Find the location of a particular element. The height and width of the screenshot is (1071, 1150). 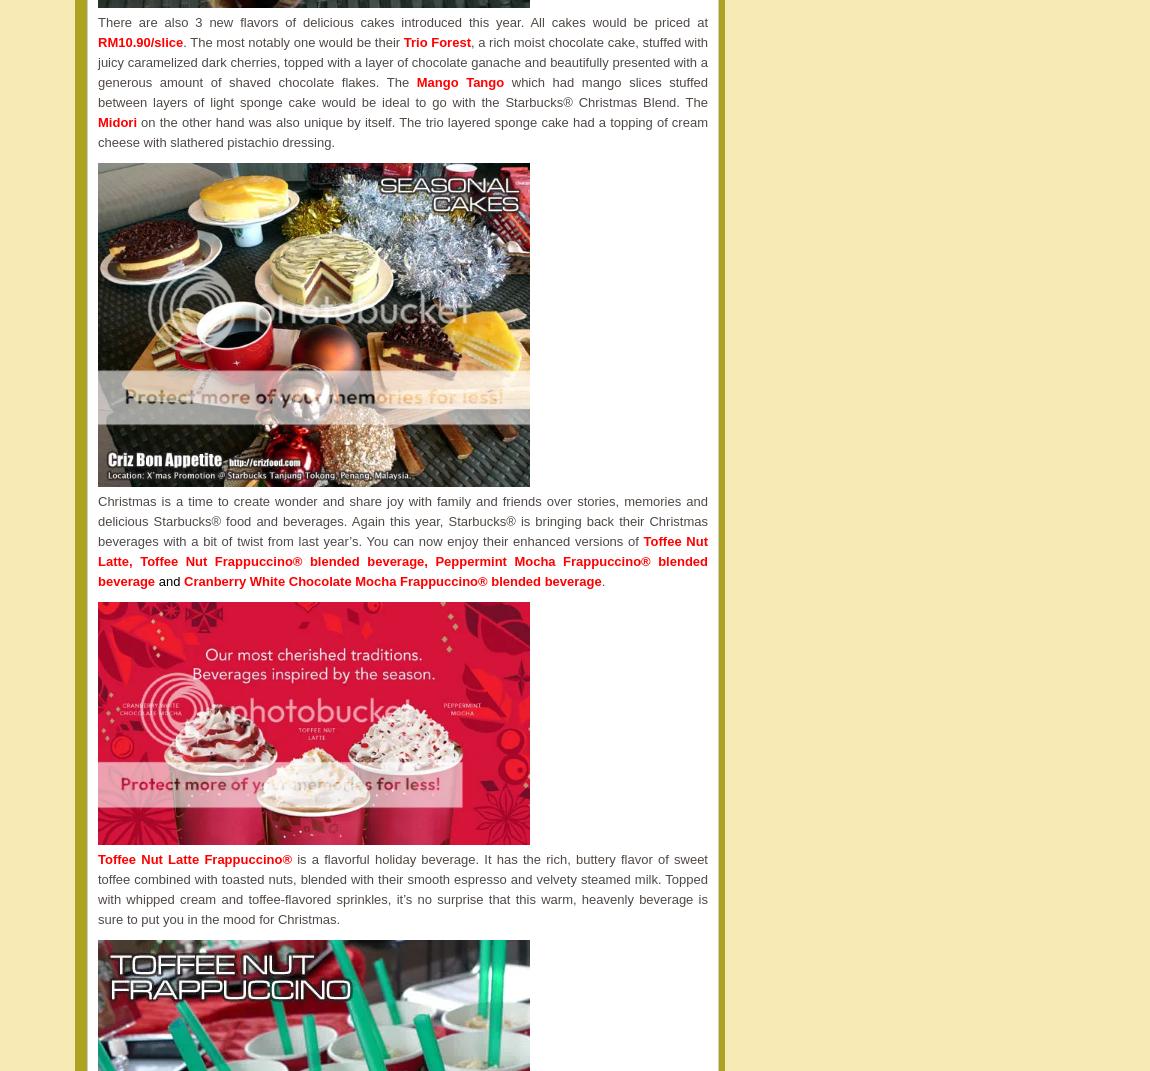

'Trio Forest' is located at coordinates (436, 41).